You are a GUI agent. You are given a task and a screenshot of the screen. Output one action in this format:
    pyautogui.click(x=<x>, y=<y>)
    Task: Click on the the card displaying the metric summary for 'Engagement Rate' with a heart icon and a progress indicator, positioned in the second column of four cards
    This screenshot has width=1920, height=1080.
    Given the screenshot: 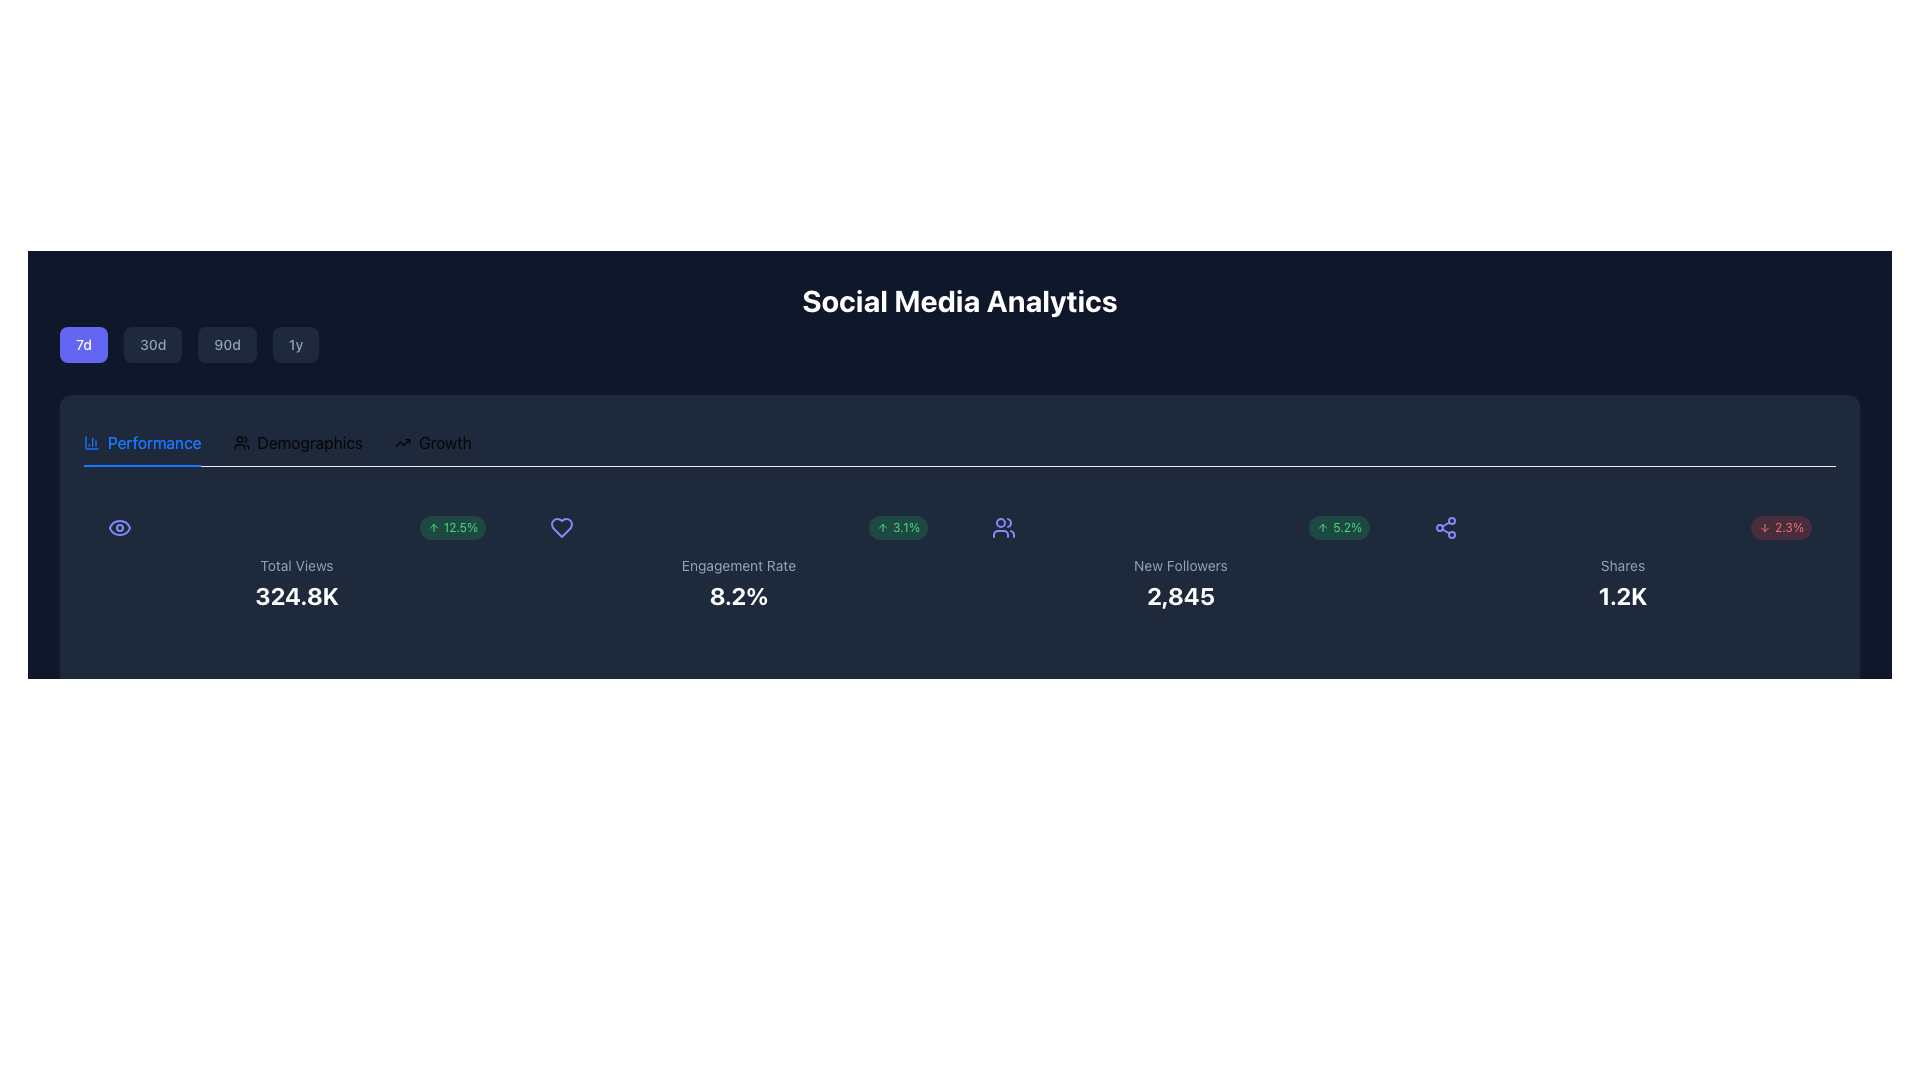 What is the action you would take?
    pyautogui.click(x=738, y=563)
    